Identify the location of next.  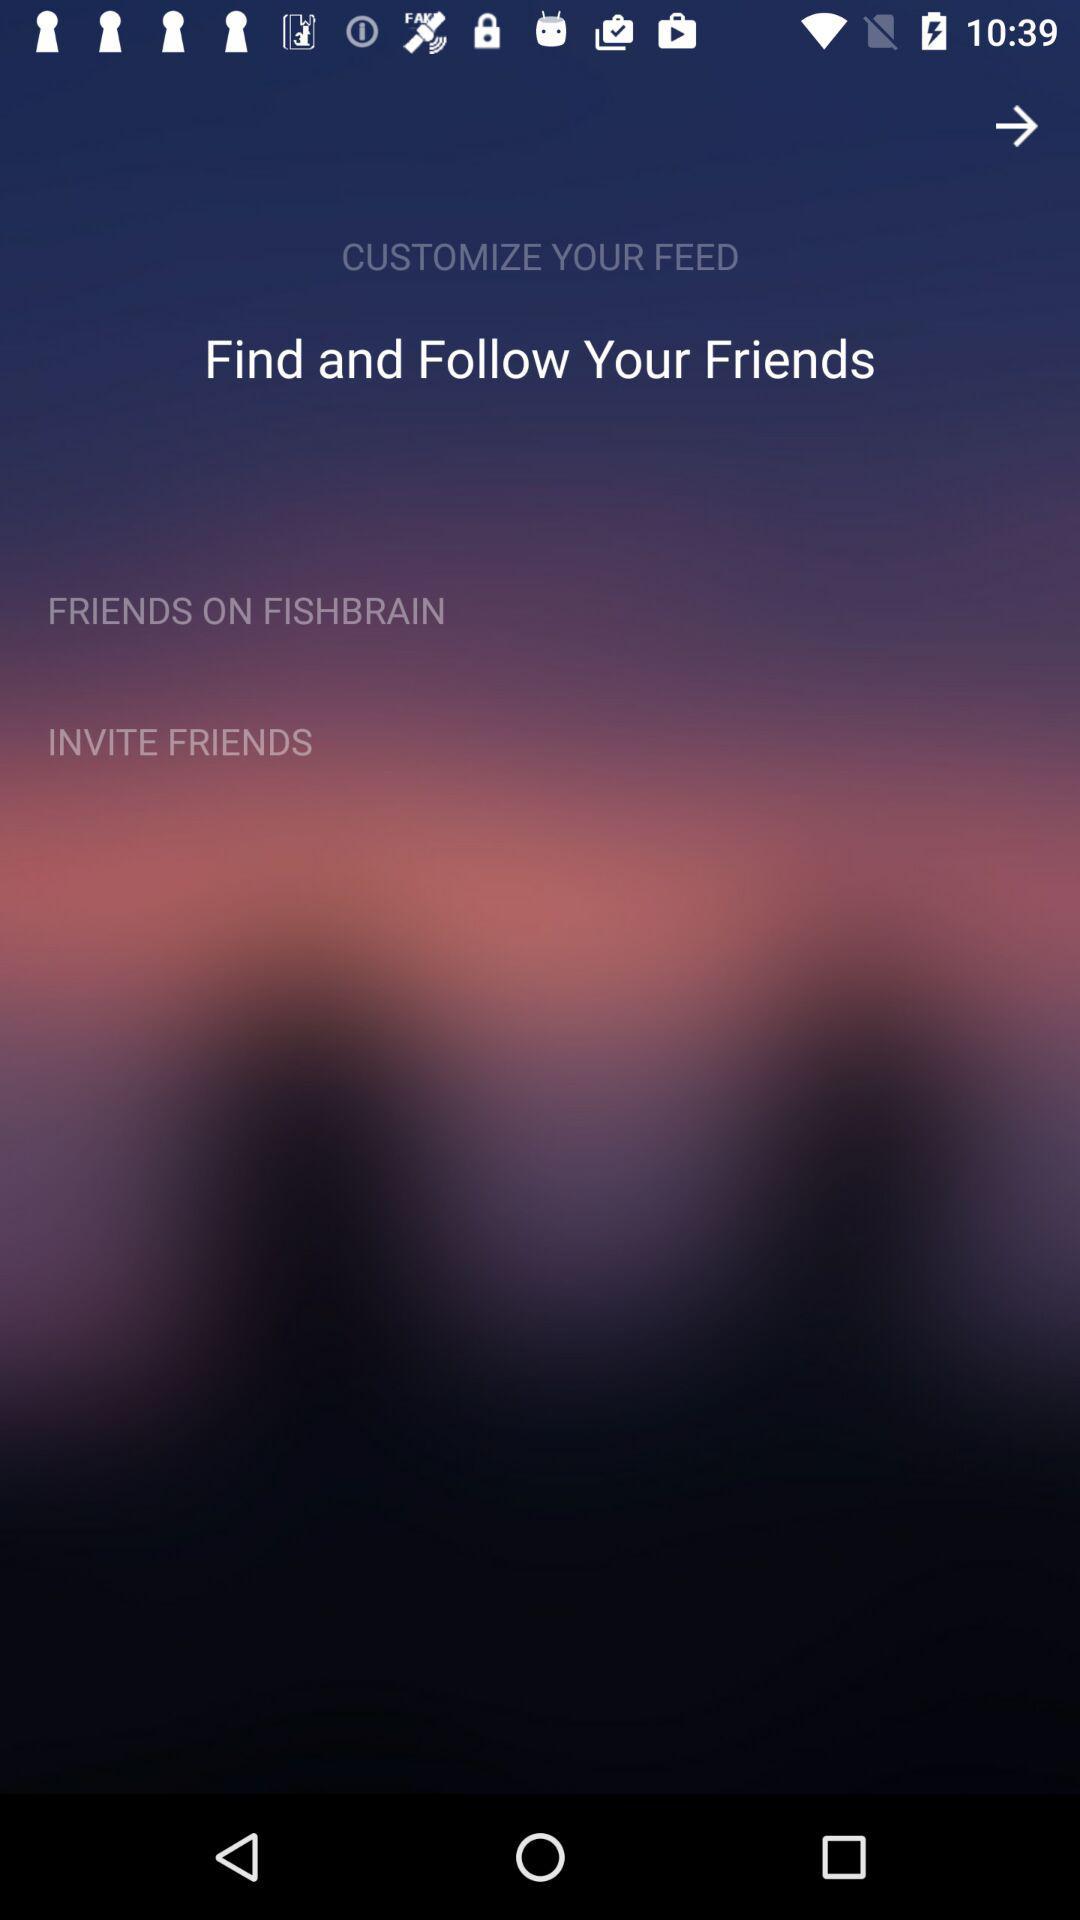
(1017, 124).